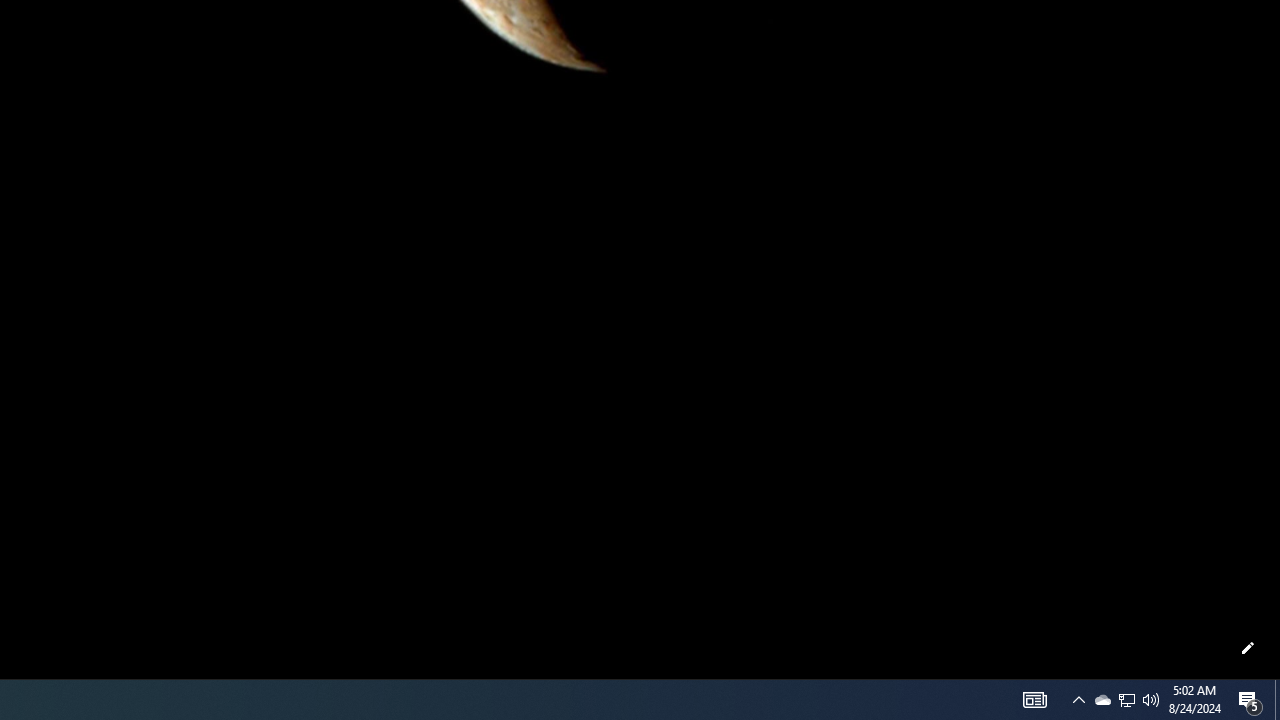 Image resolution: width=1280 pixels, height=720 pixels. What do you see at coordinates (1247, 648) in the screenshot?
I see `'Customize this page'` at bounding box center [1247, 648].